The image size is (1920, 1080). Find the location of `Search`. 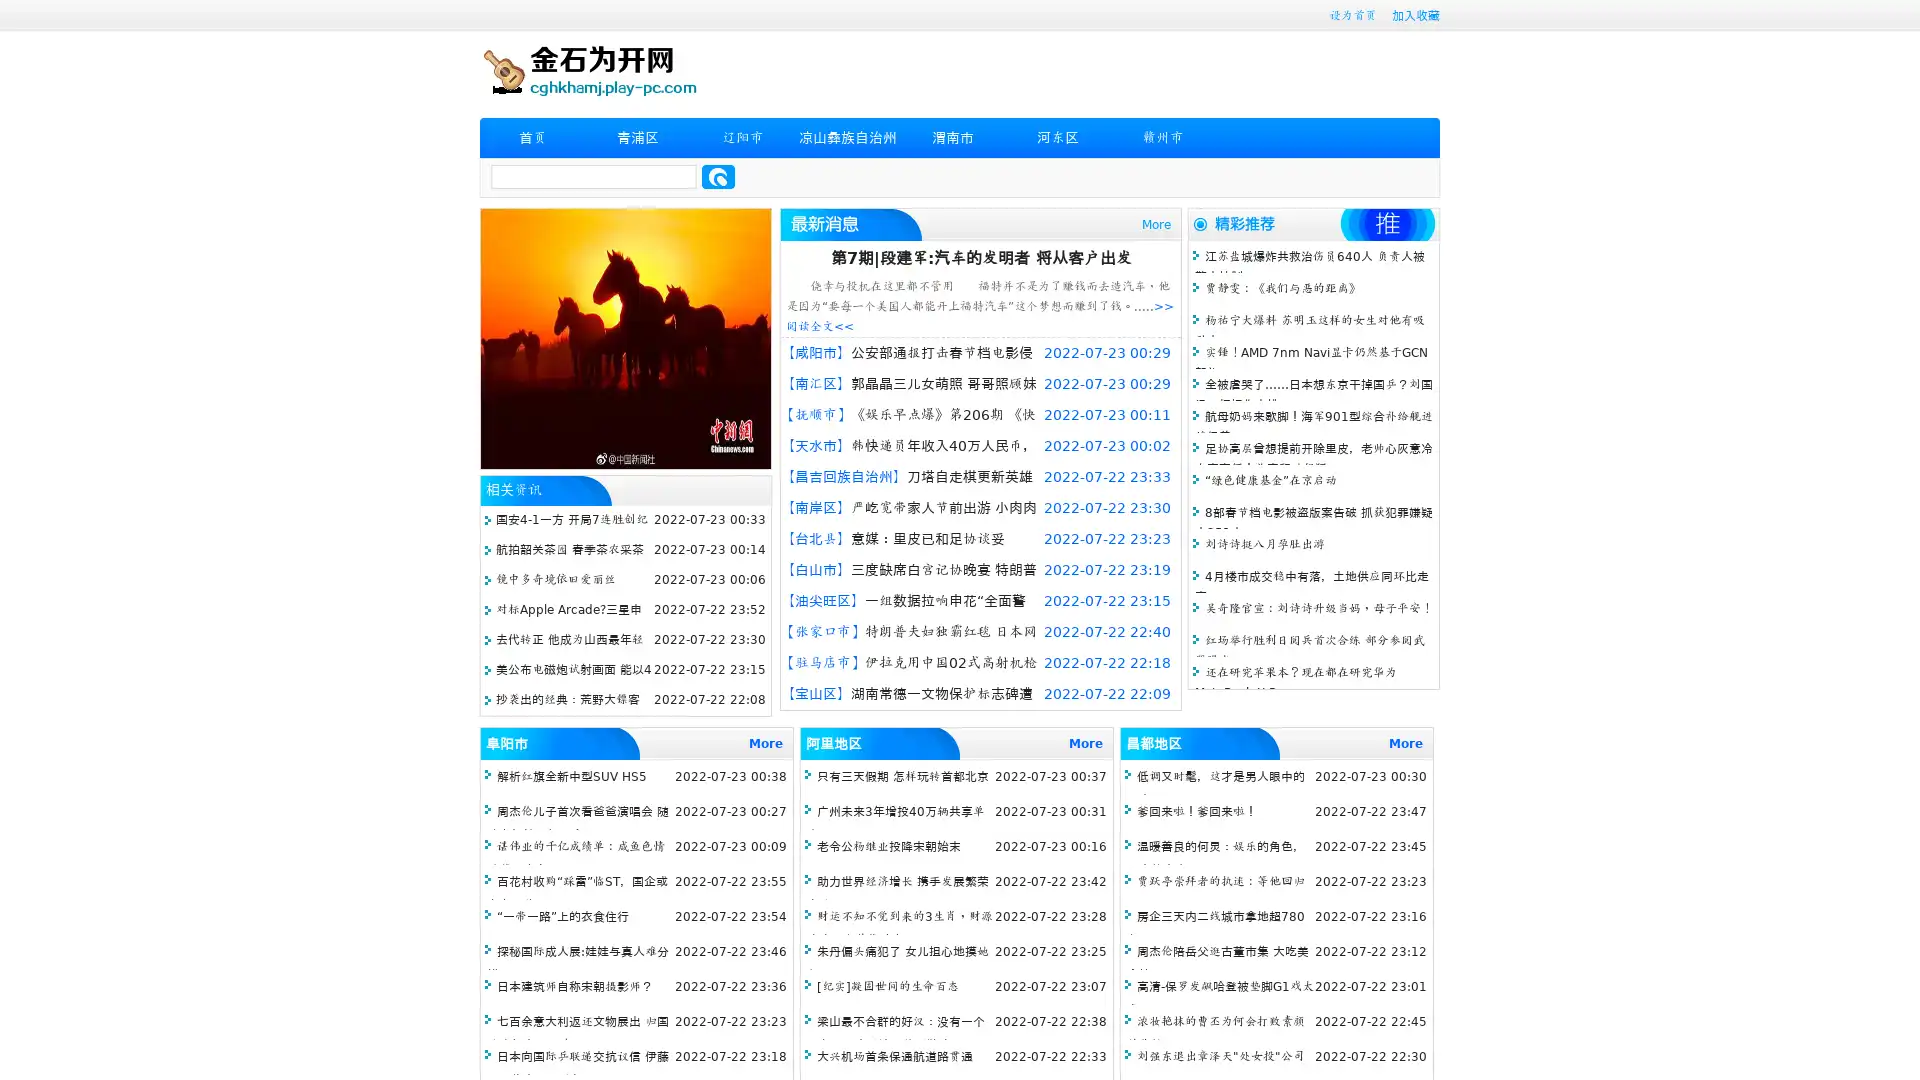

Search is located at coordinates (718, 176).